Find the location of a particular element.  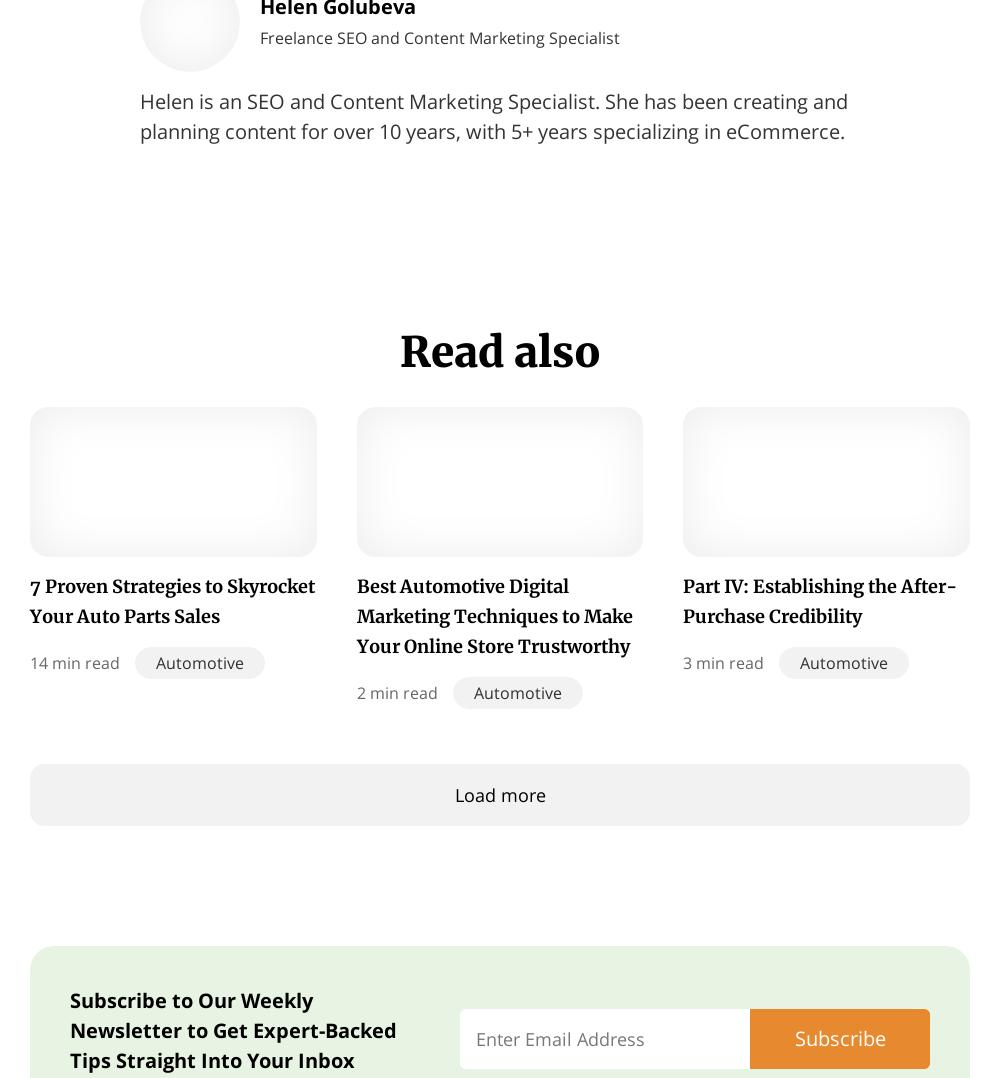

'Enter Email Address' is located at coordinates (560, 1037).